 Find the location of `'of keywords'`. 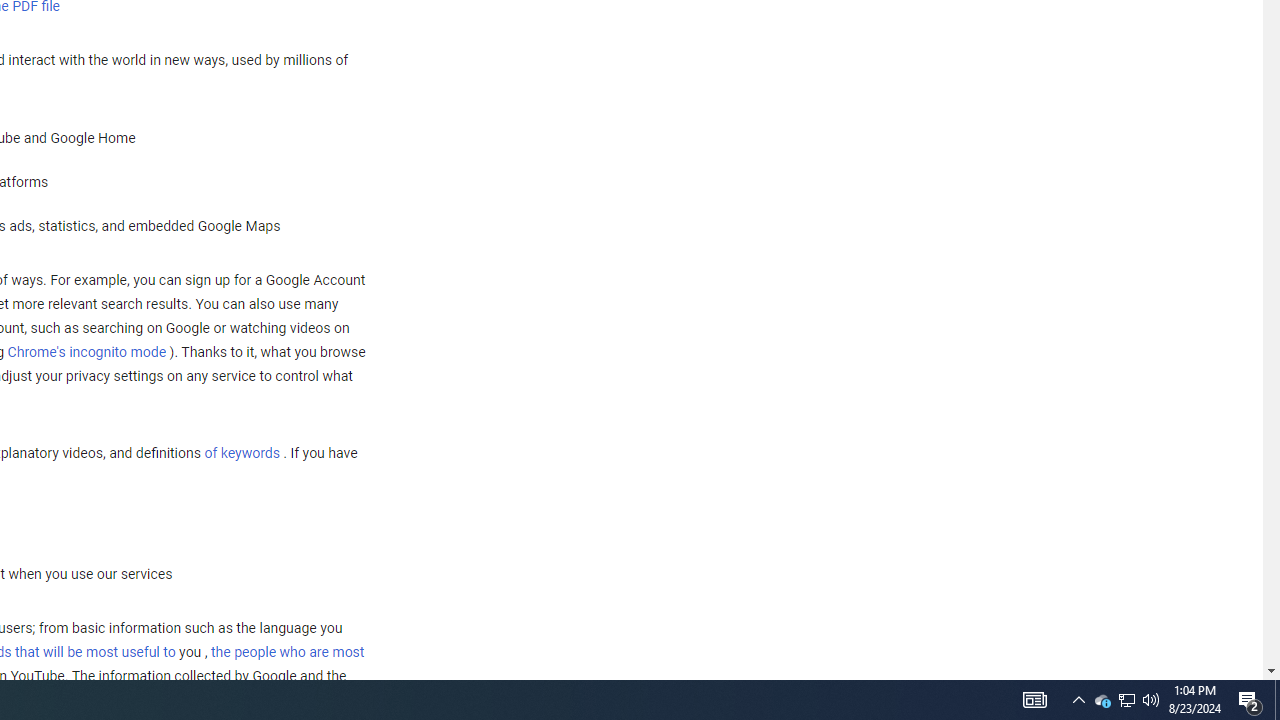

'of keywords' is located at coordinates (240, 453).